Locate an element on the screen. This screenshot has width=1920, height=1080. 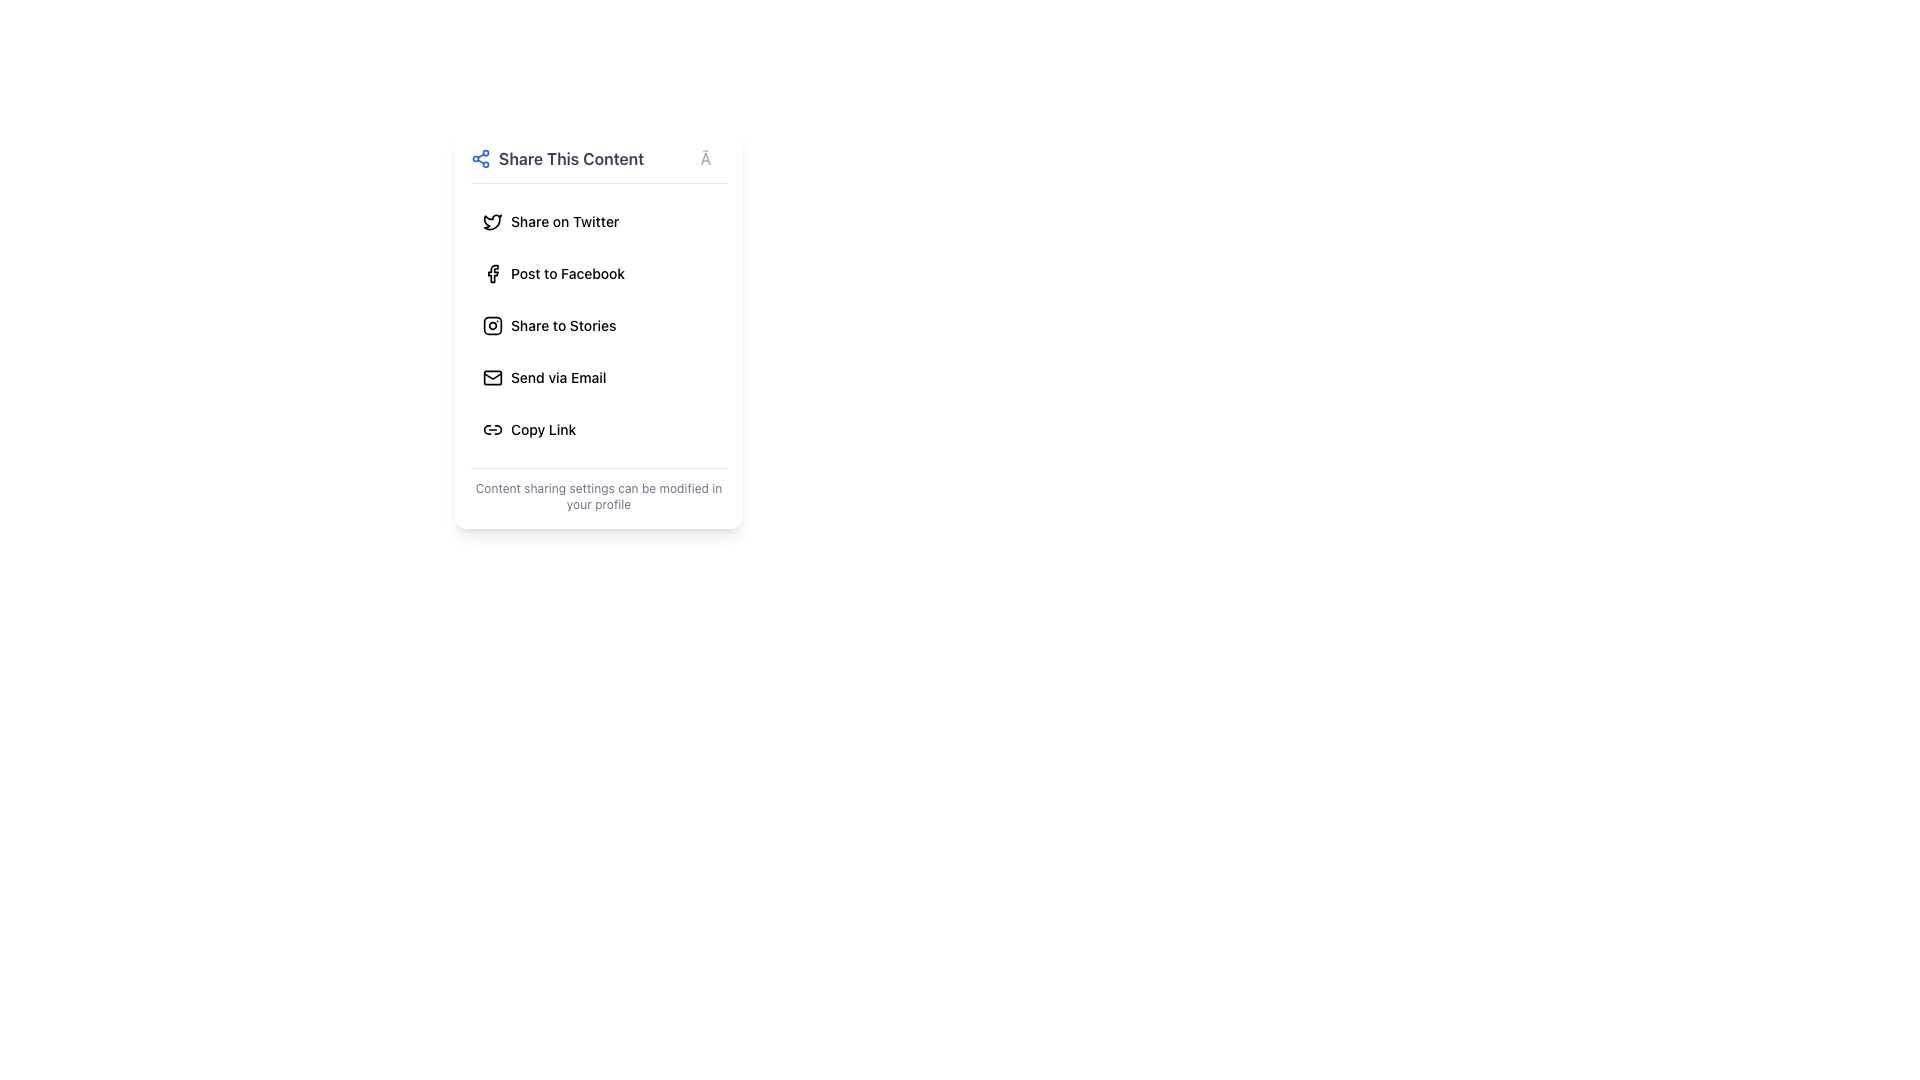
the blue share icon located at the very left of the header bar labeled 'Share This Content' is located at coordinates (480, 157).